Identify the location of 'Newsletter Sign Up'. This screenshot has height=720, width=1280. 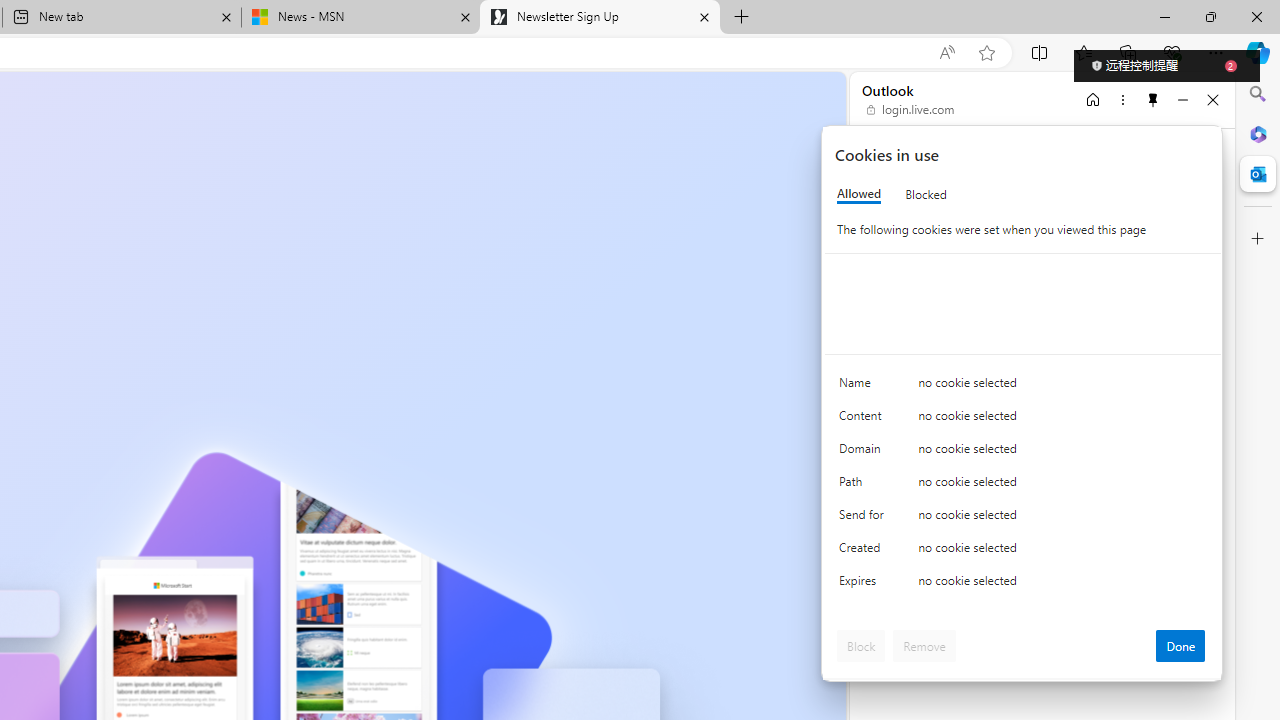
(599, 17).